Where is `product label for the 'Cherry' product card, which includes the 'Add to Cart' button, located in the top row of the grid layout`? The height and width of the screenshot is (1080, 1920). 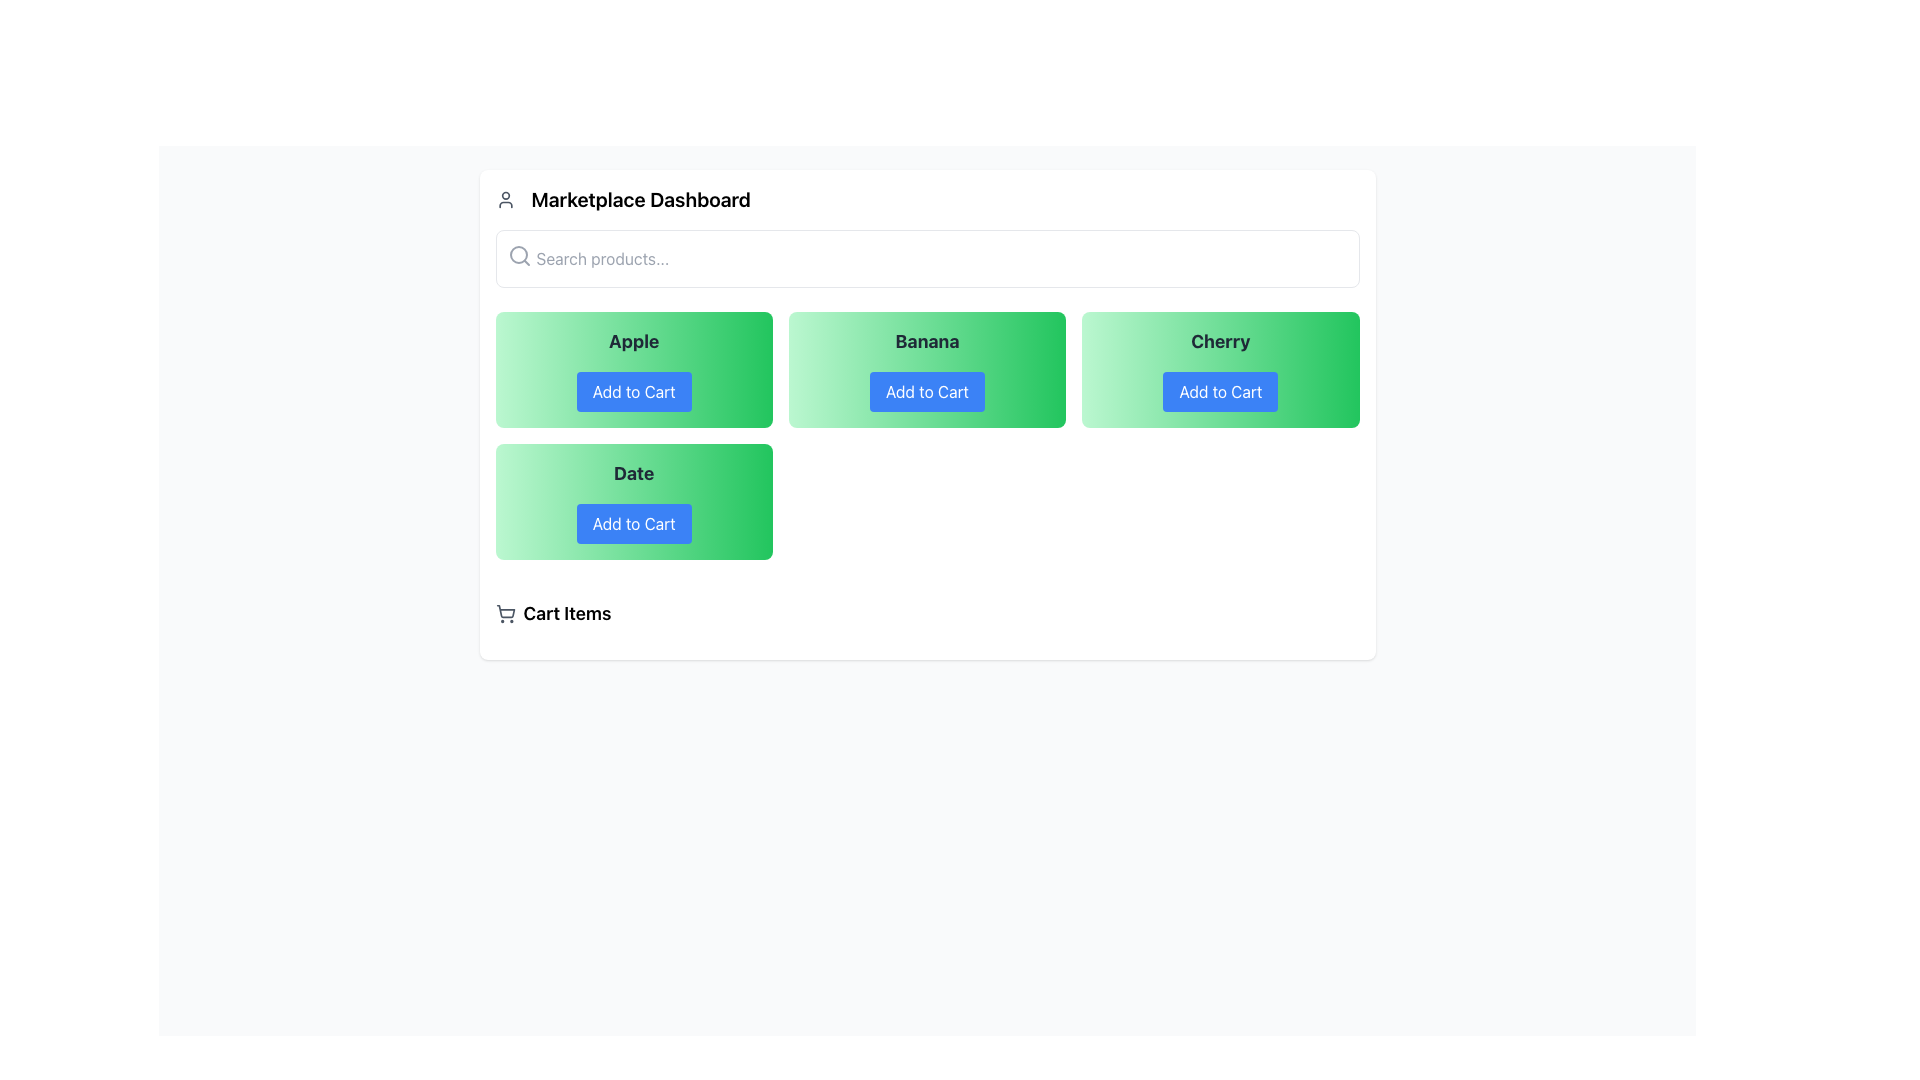 product label for the 'Cherry' product card, which includes the 'Add to Cart' button, located in the top row of the grid layout is located at coordinates (1219, 370).